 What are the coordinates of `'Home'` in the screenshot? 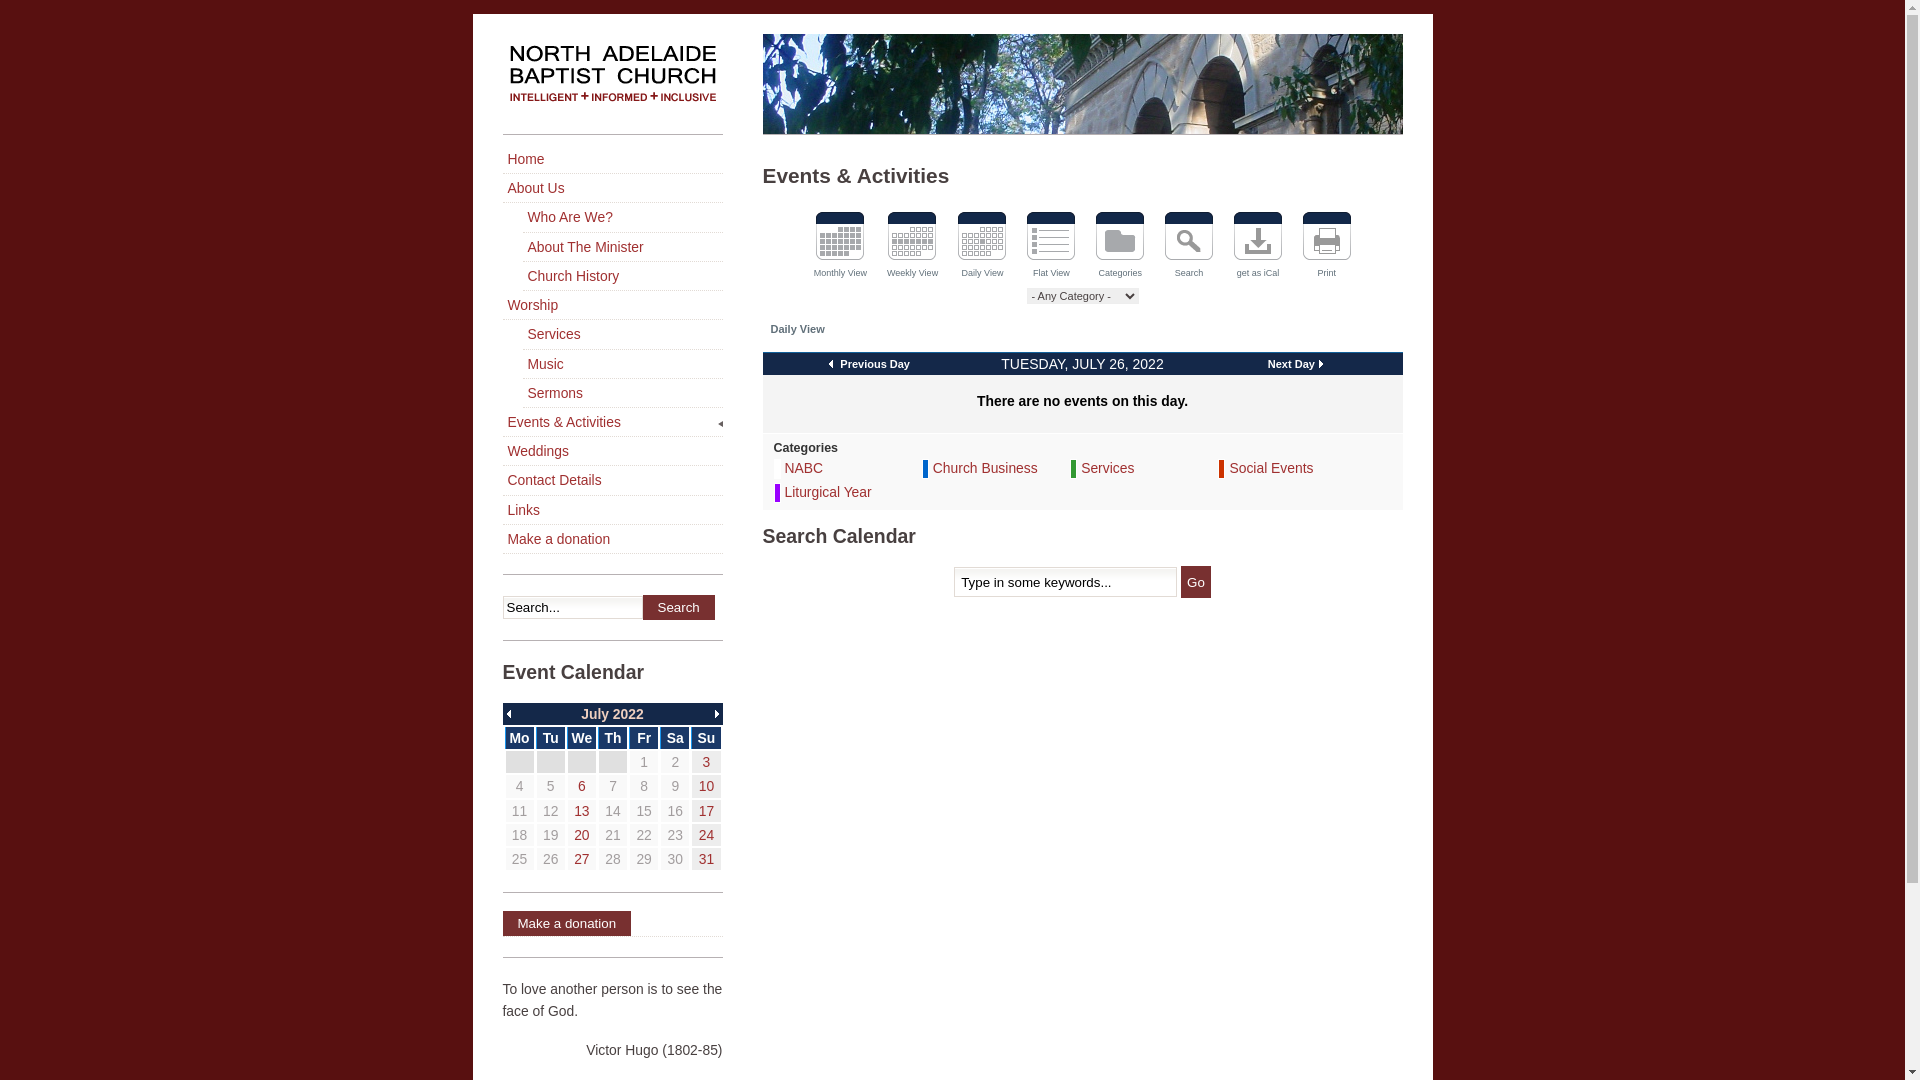 It's located at (610, 158).